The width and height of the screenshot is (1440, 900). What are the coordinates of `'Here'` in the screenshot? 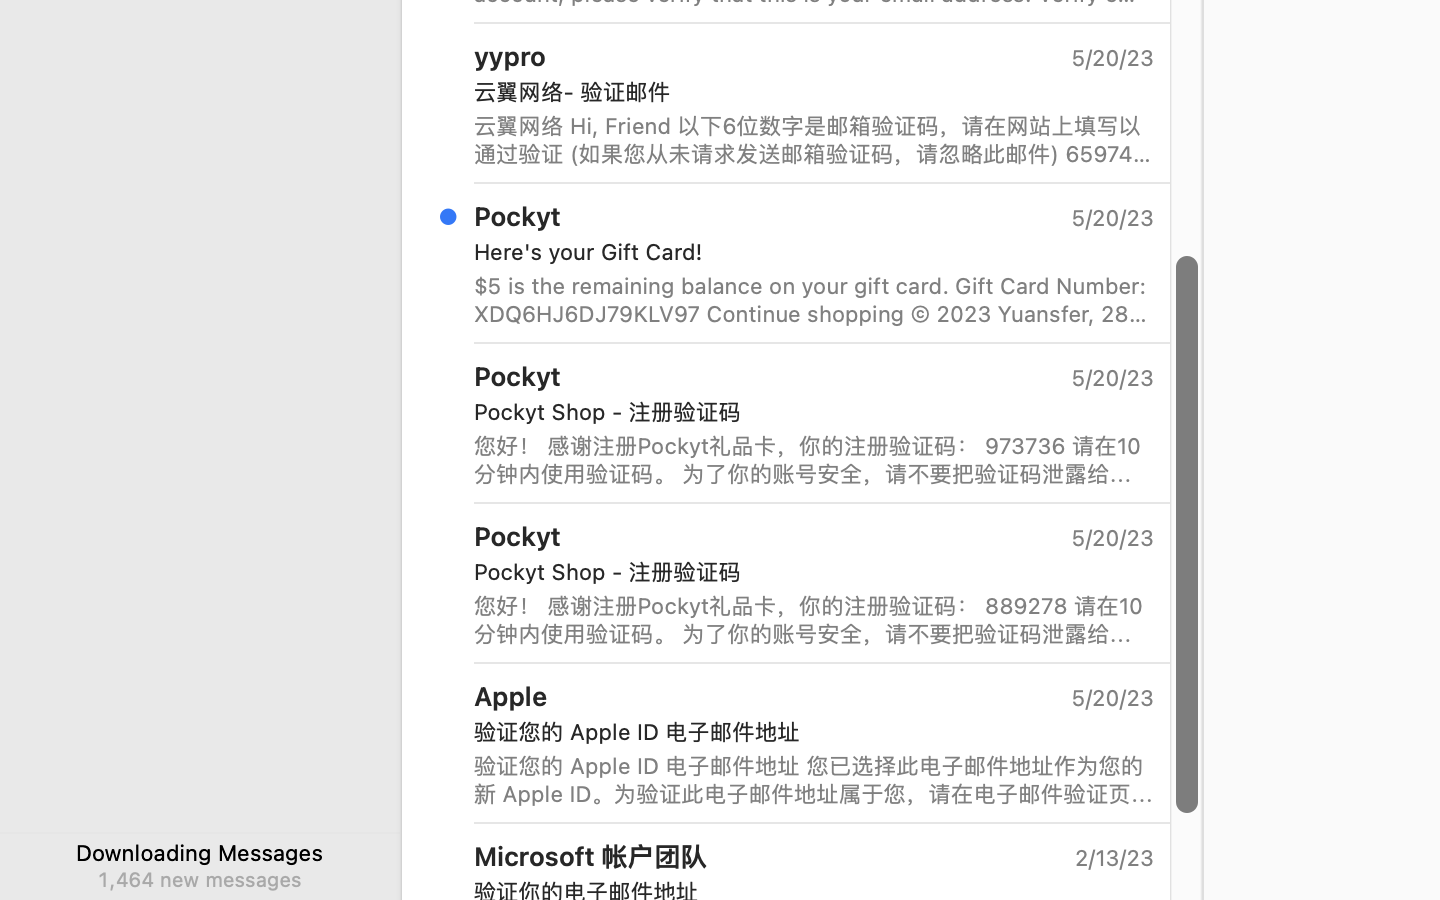 It's located at (805, 251).